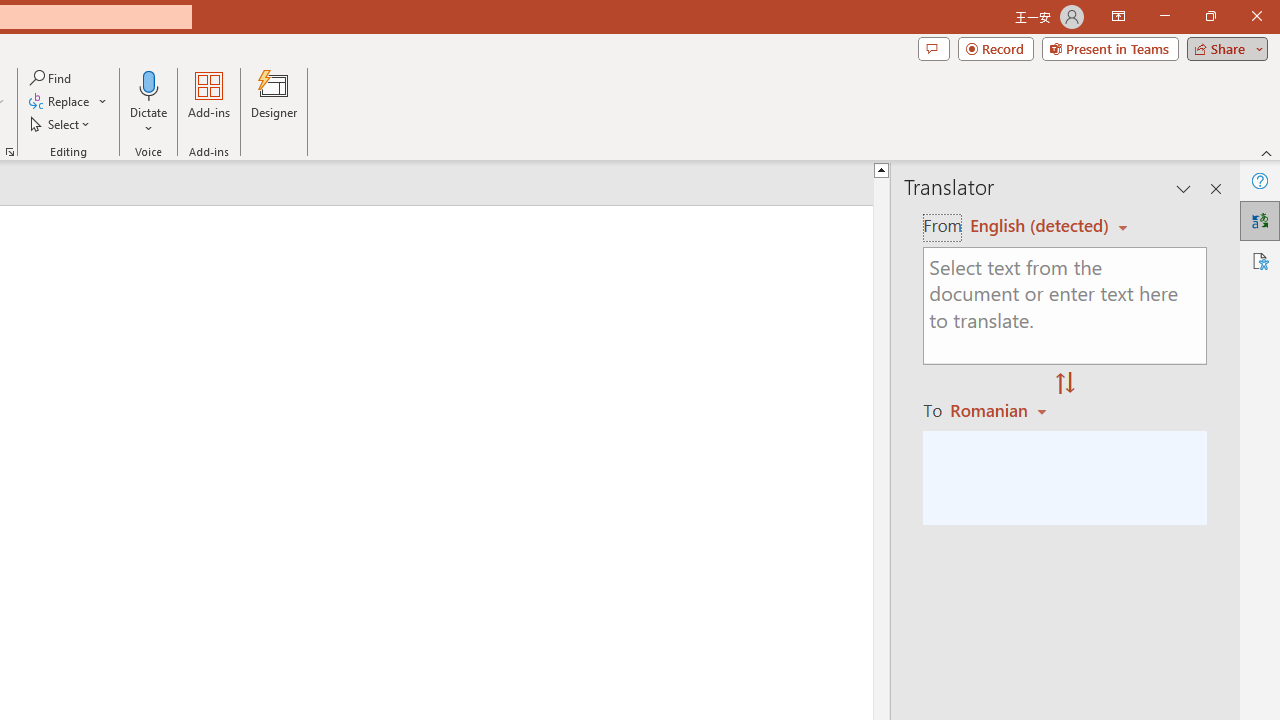  Describe the element at coordinates (1040, 225) in the screenshot. I see `'Czech (detected)'` at that location.